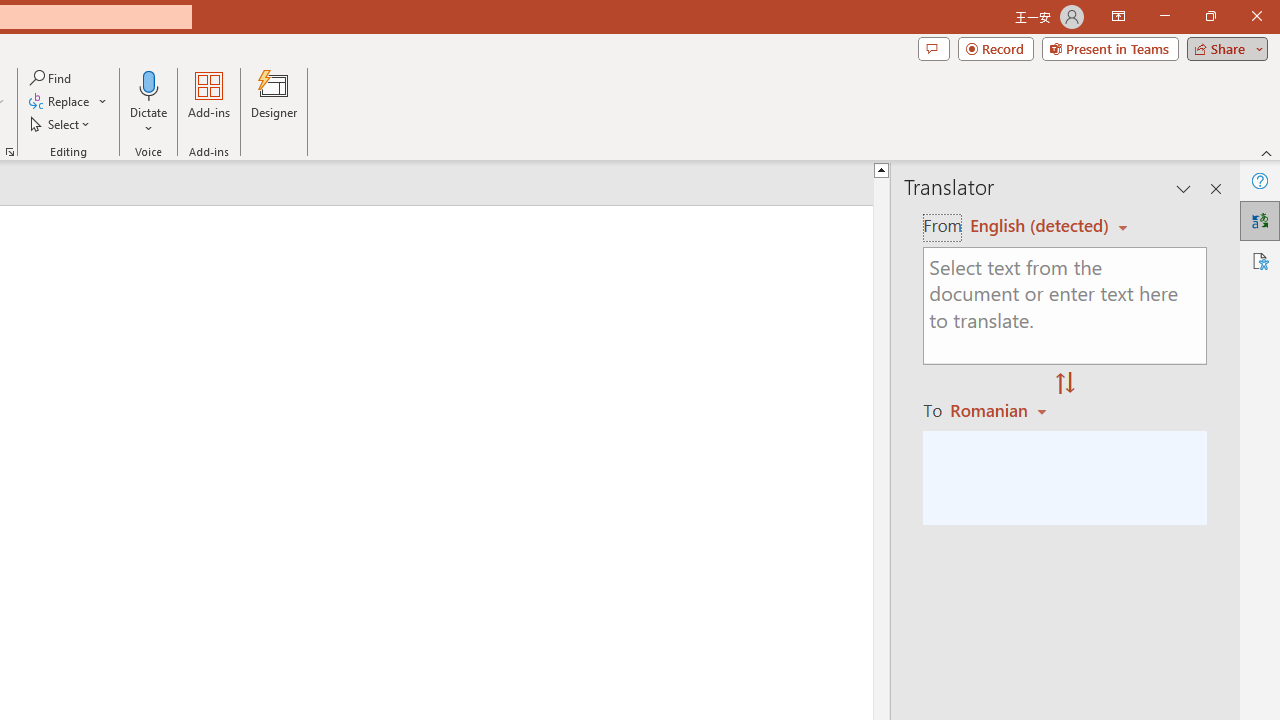  Describe the element at coordinates (1040, 225) in the screenshot. I see `'Czech (detected)'` at that location.